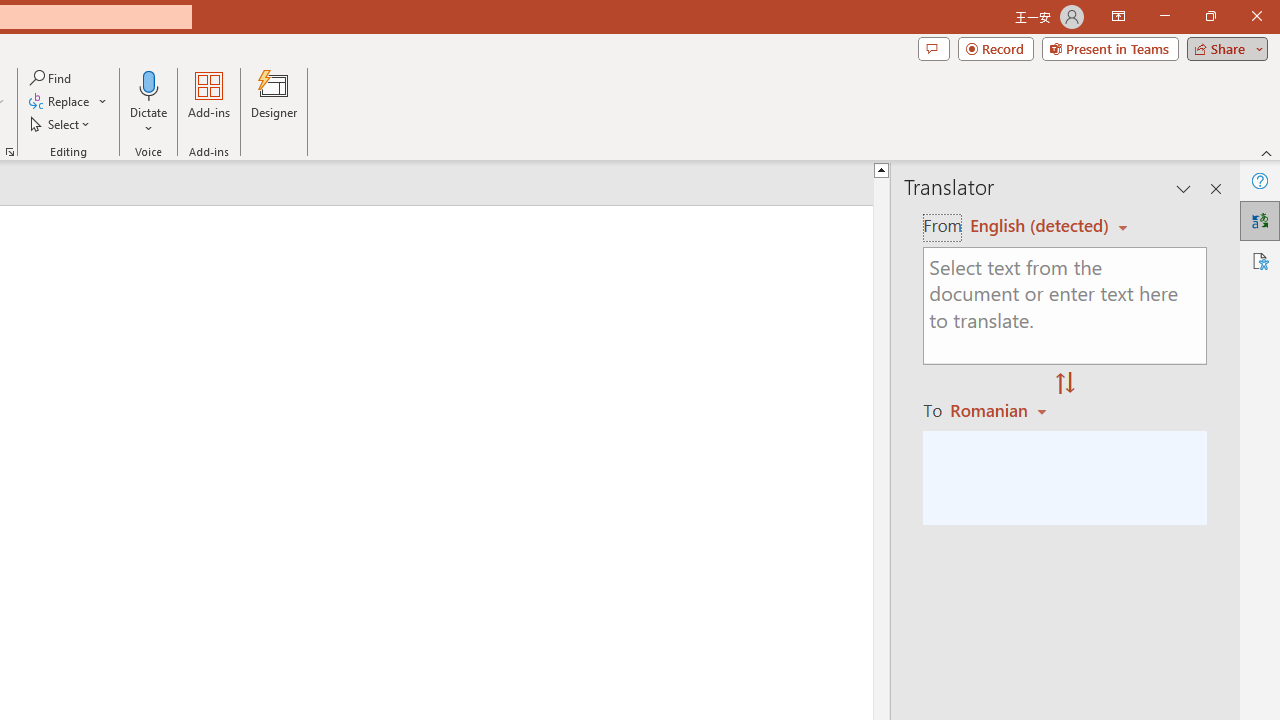  Describe the element at coordinates (1040, 225) in the screenshot. I see `'Czech (detected)'` at that location.